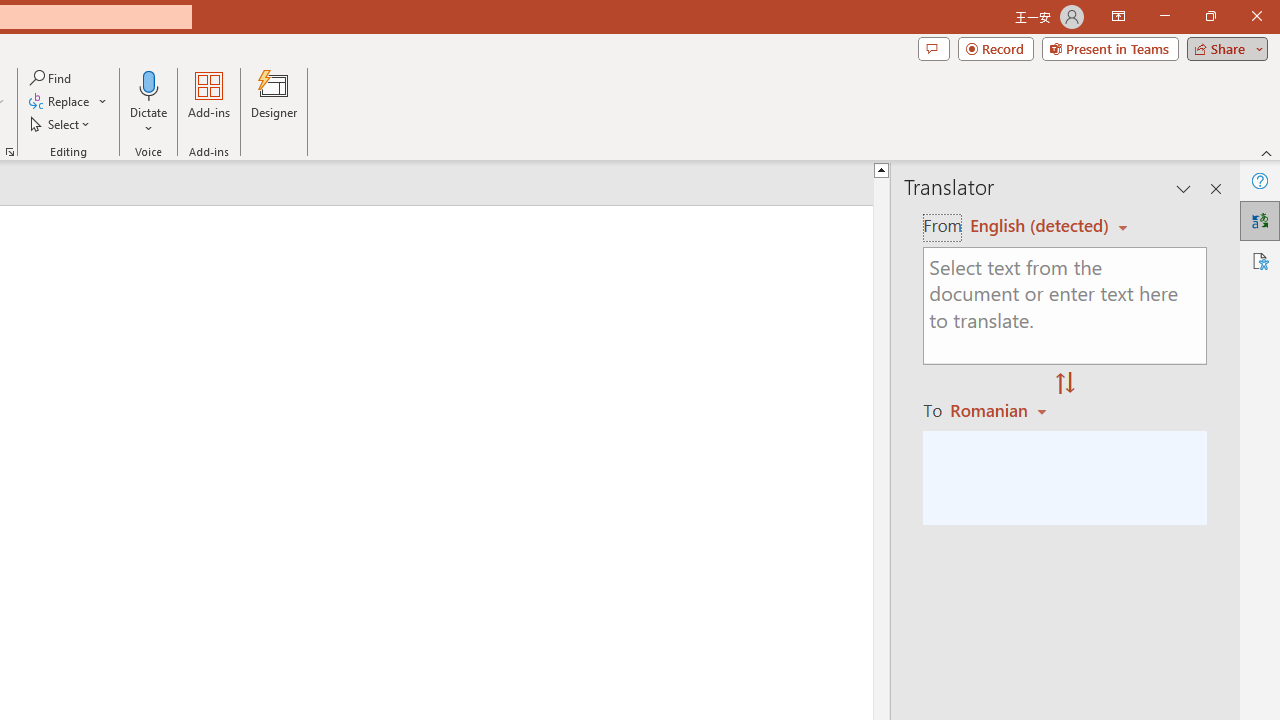  Describe the element at coordinates (1040, 225) in the screenshot. I see `'Czech (detected)'` at that location.